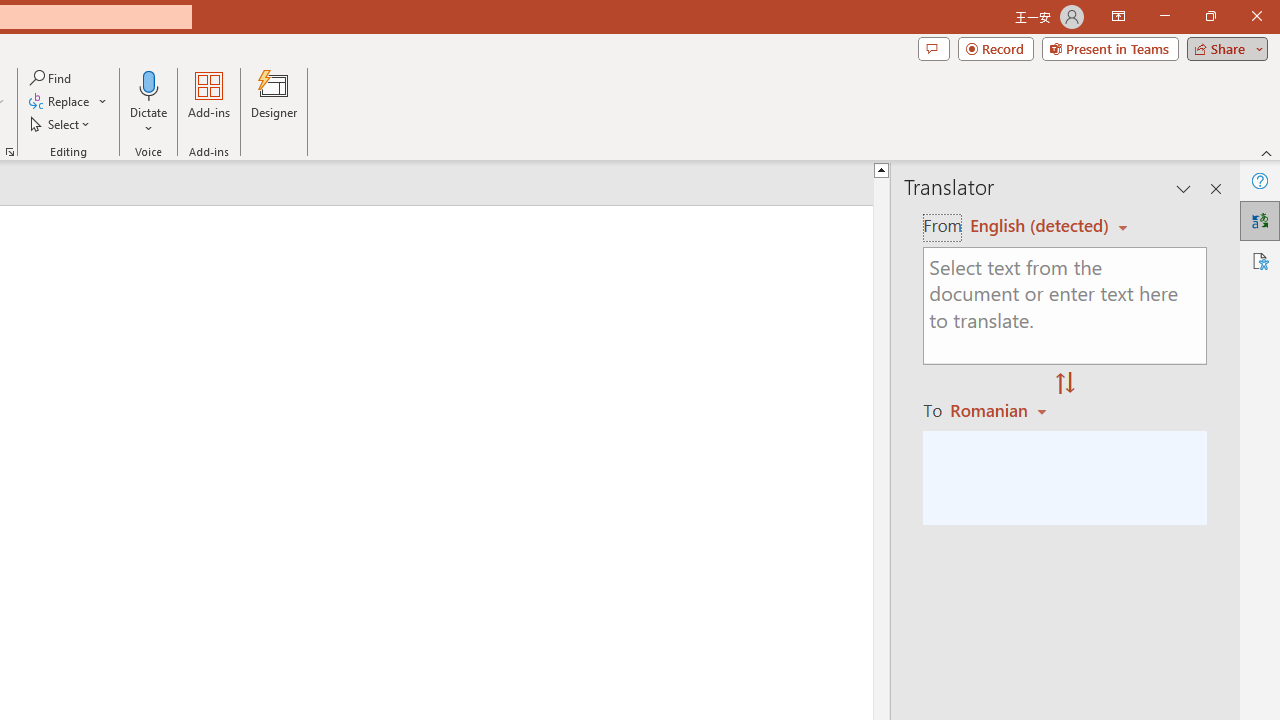  Describe the element at coordinates (1040, 225) in the screenshot. I see `'Czech (detected)'` at that location.